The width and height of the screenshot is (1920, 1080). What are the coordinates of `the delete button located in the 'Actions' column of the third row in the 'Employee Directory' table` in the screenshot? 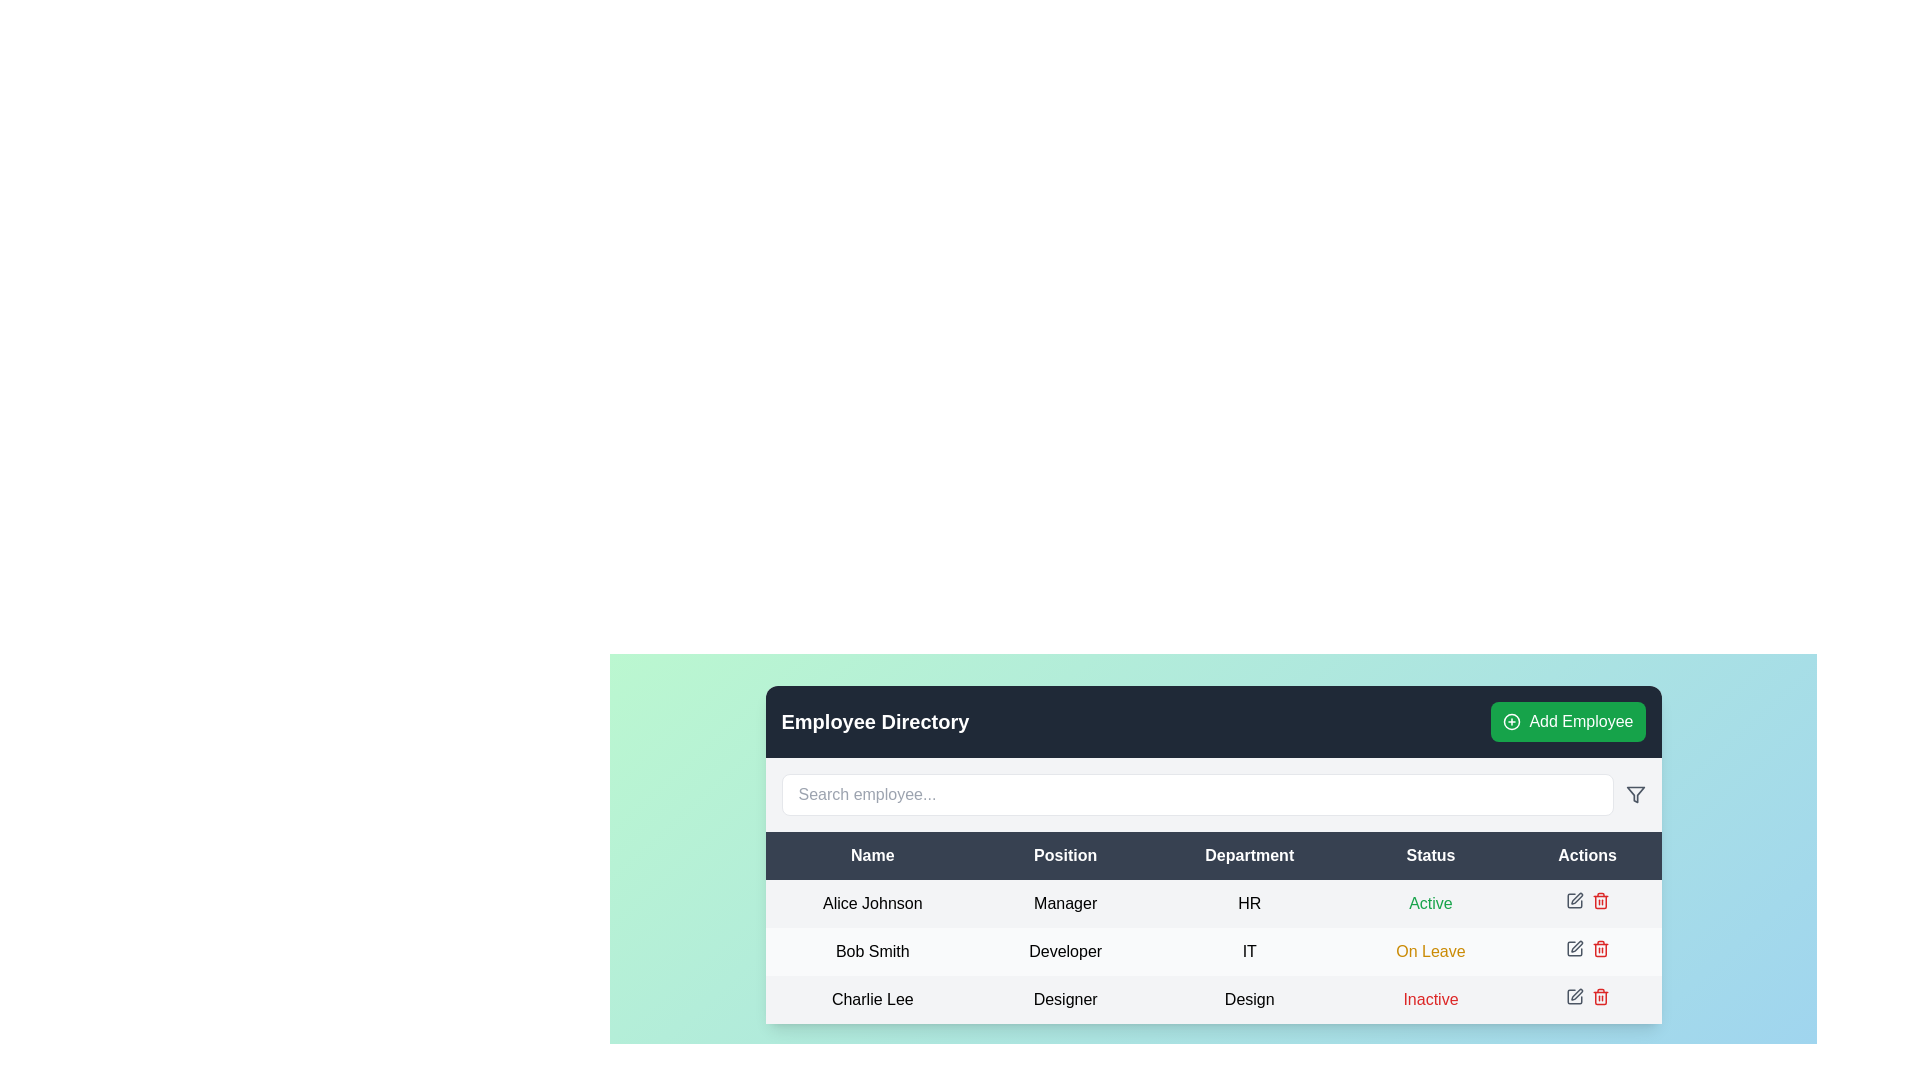 It's located at (1600, 947).